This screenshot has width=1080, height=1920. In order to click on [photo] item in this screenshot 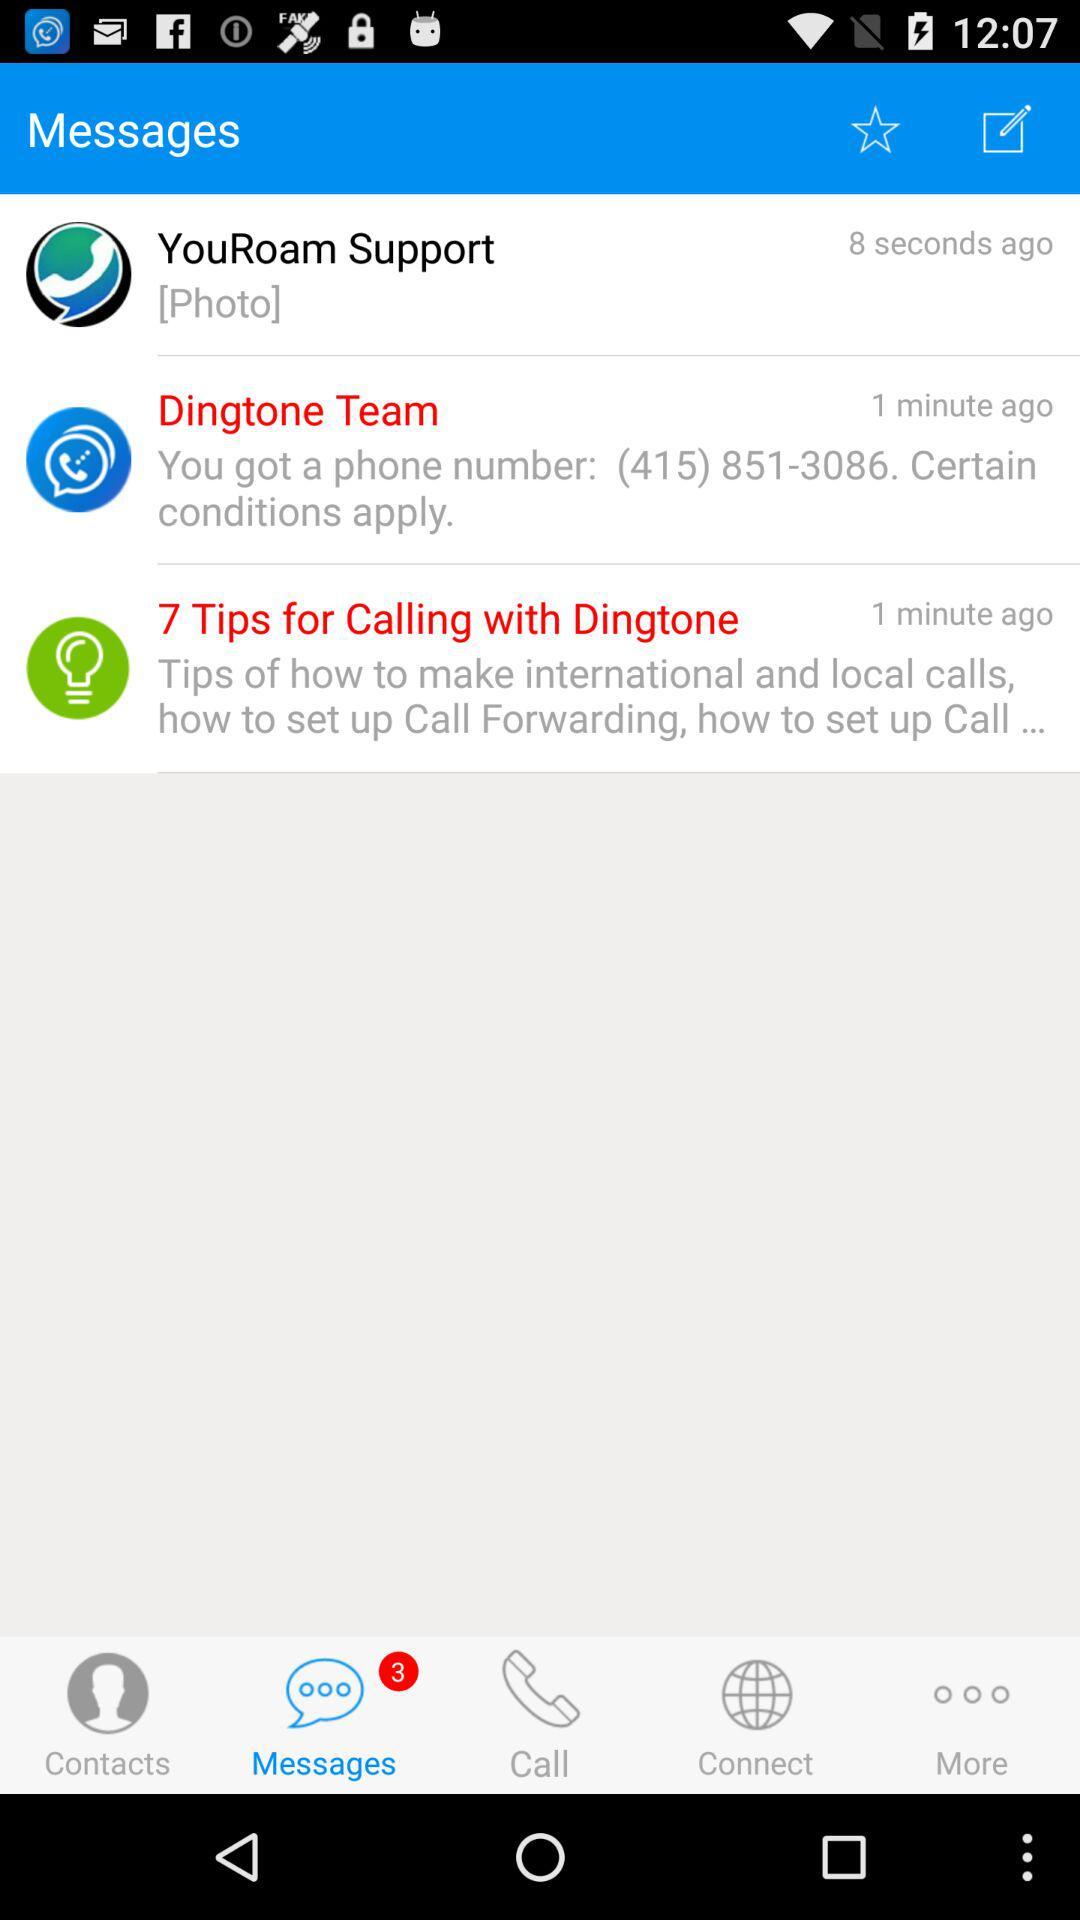, I will do `click(604, 300)`.